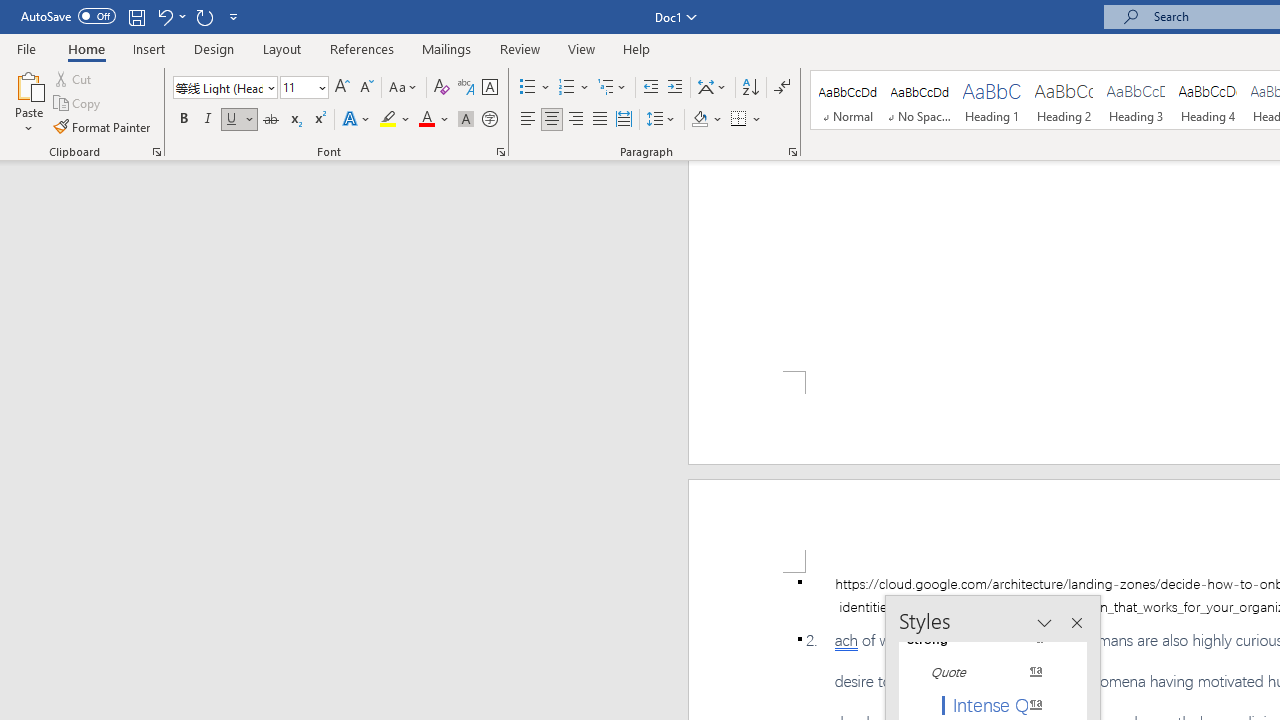 The width and height of the screenshot is (1280, 720). Describe the element at coordinates (357, 119) in the screenshot. I see `'Text Effects and Typography'` at that location.